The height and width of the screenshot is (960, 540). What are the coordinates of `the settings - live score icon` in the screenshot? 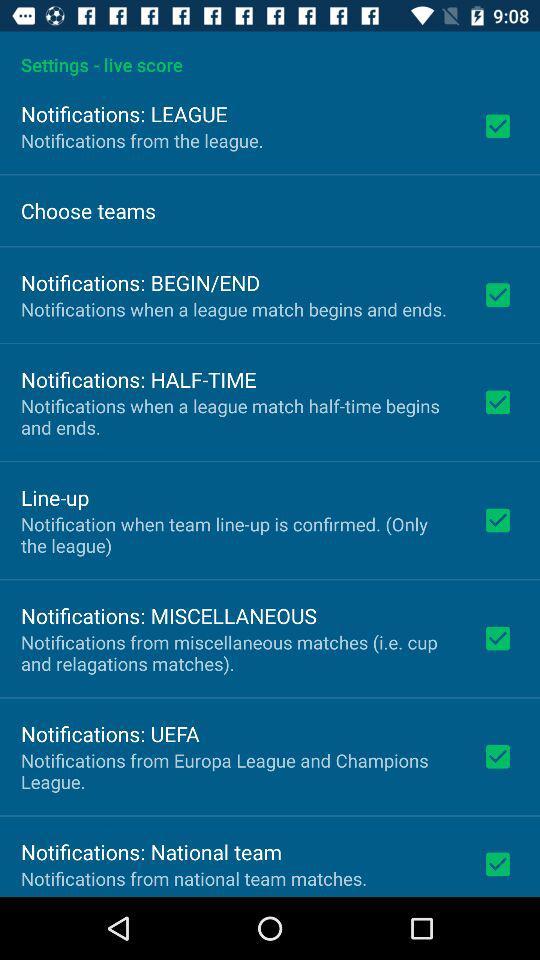 It's located at (270, 53).